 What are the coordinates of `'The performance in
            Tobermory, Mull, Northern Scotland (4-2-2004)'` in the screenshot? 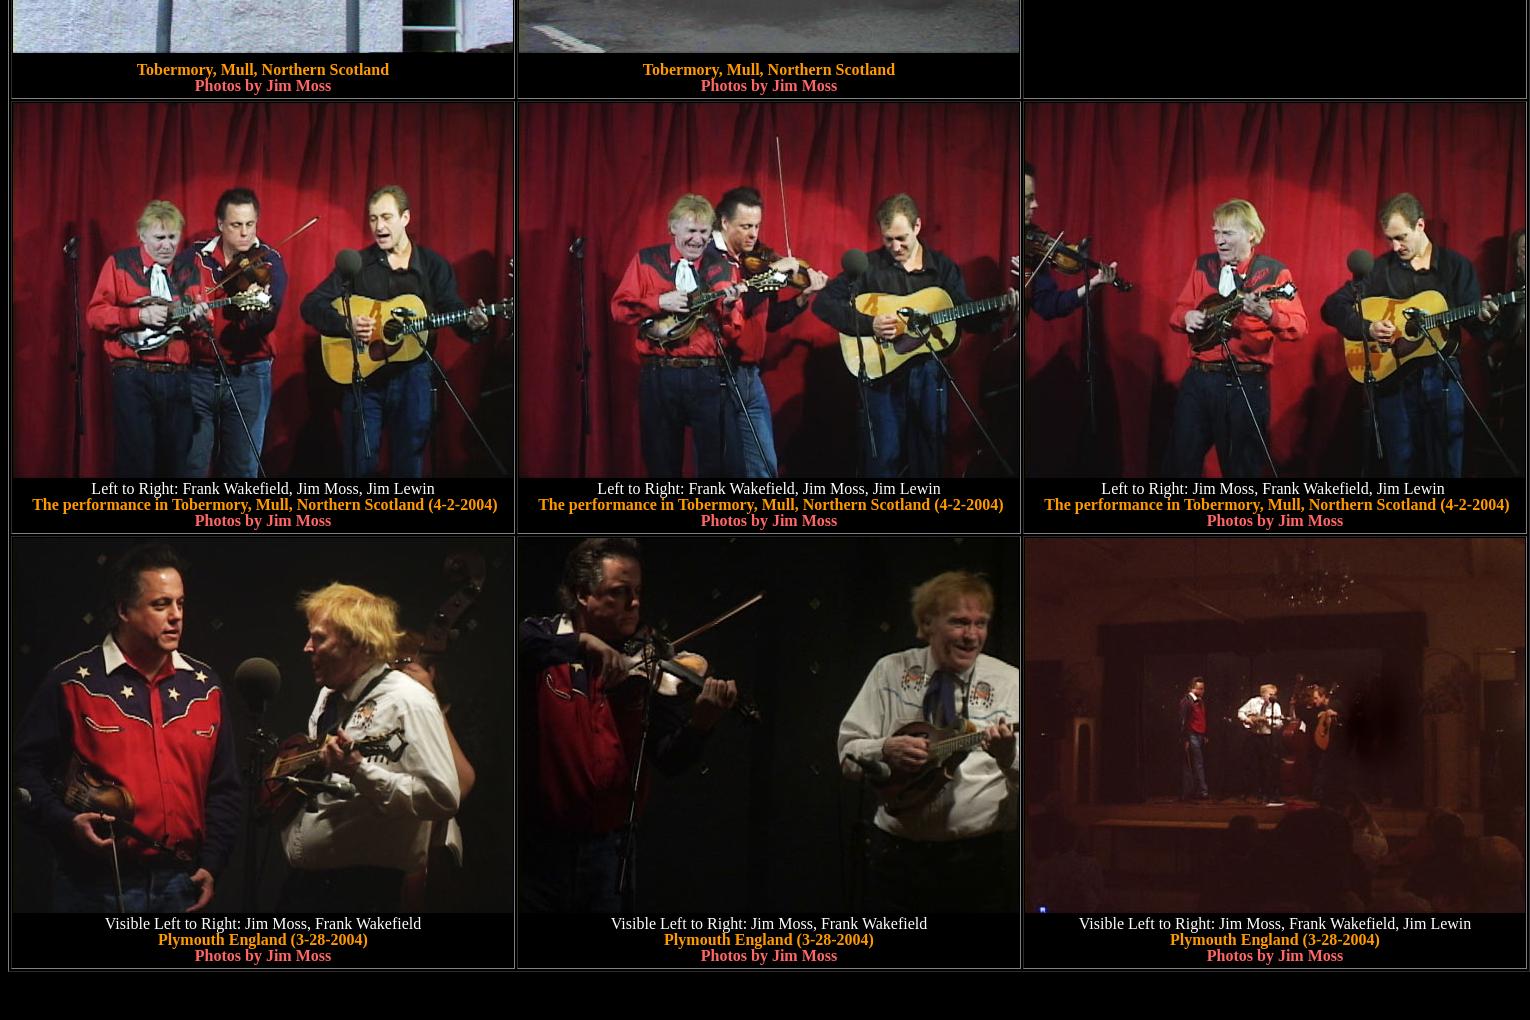 It's located at (768, 504).